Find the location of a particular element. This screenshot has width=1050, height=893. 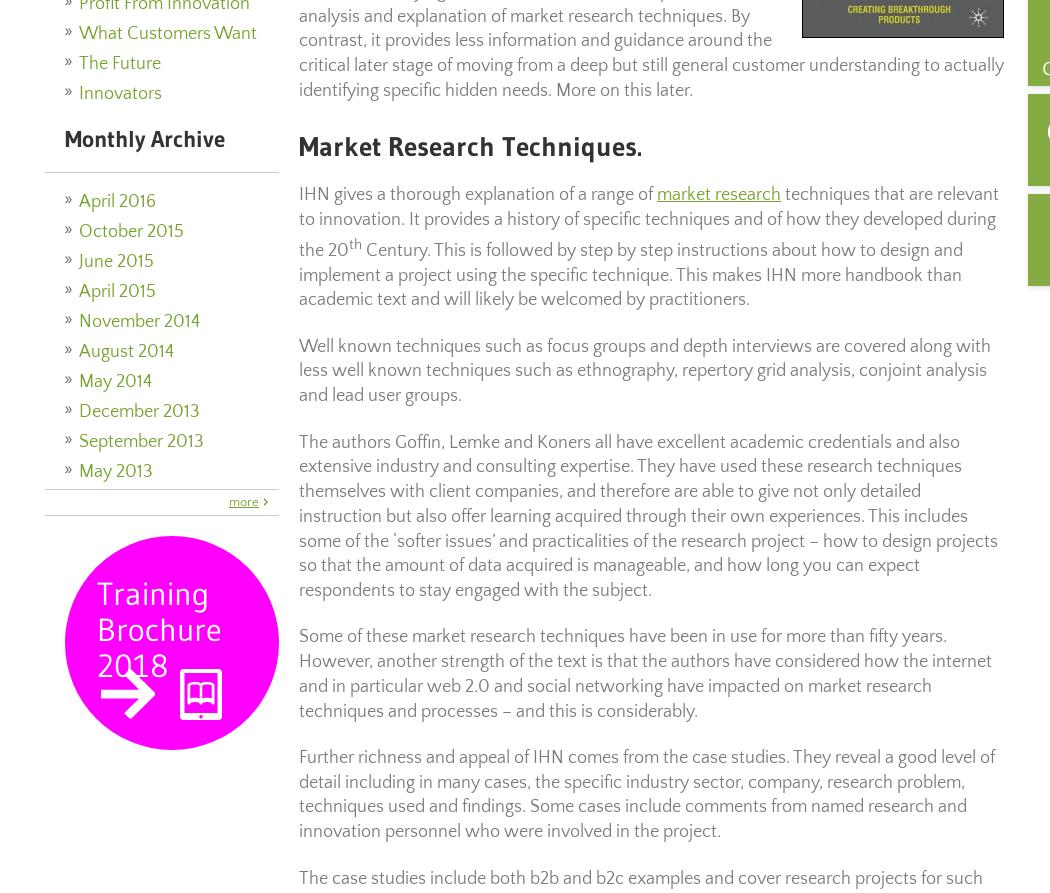

'What Customers Want' is located at coordinates (78, 33).